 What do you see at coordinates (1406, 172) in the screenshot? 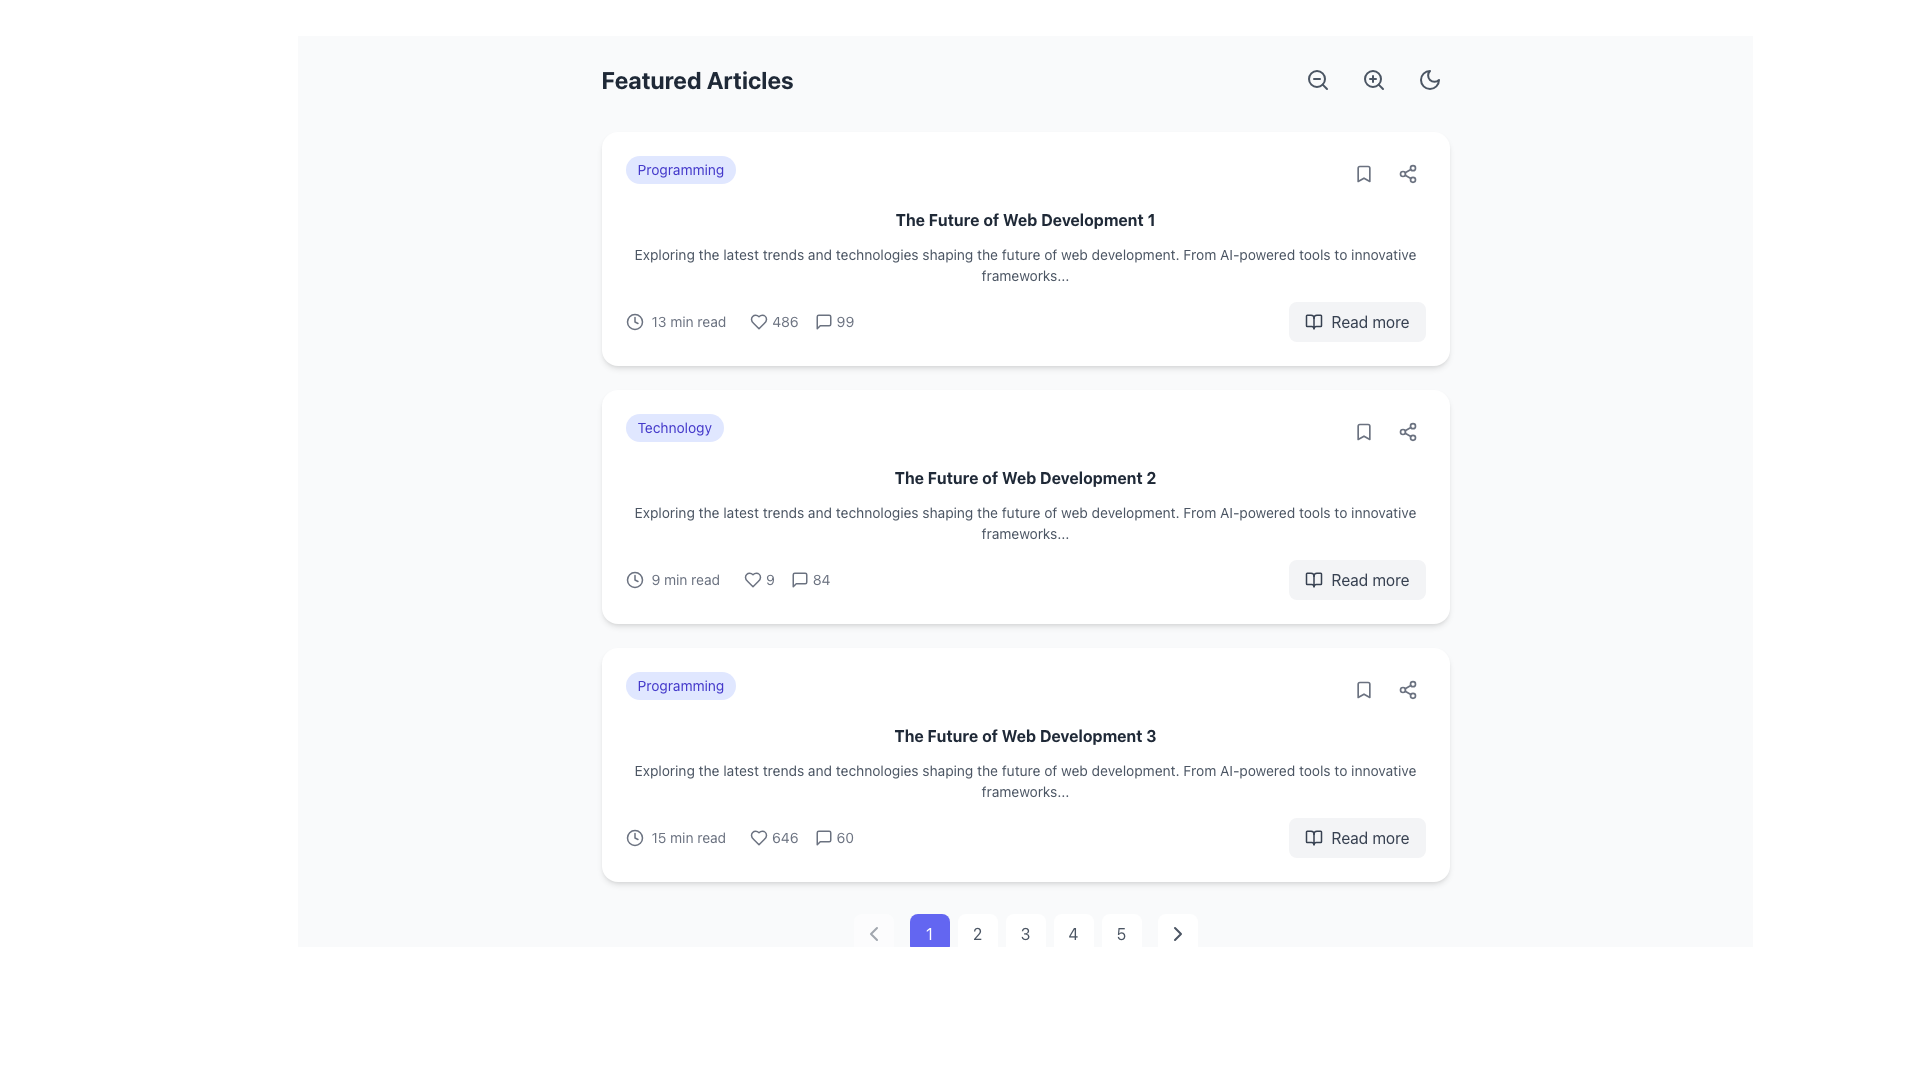
I see `the share icon button located in the top-right corner of the first article card under the 'Featured Articles' heading` at bounding box center [1406, 172].